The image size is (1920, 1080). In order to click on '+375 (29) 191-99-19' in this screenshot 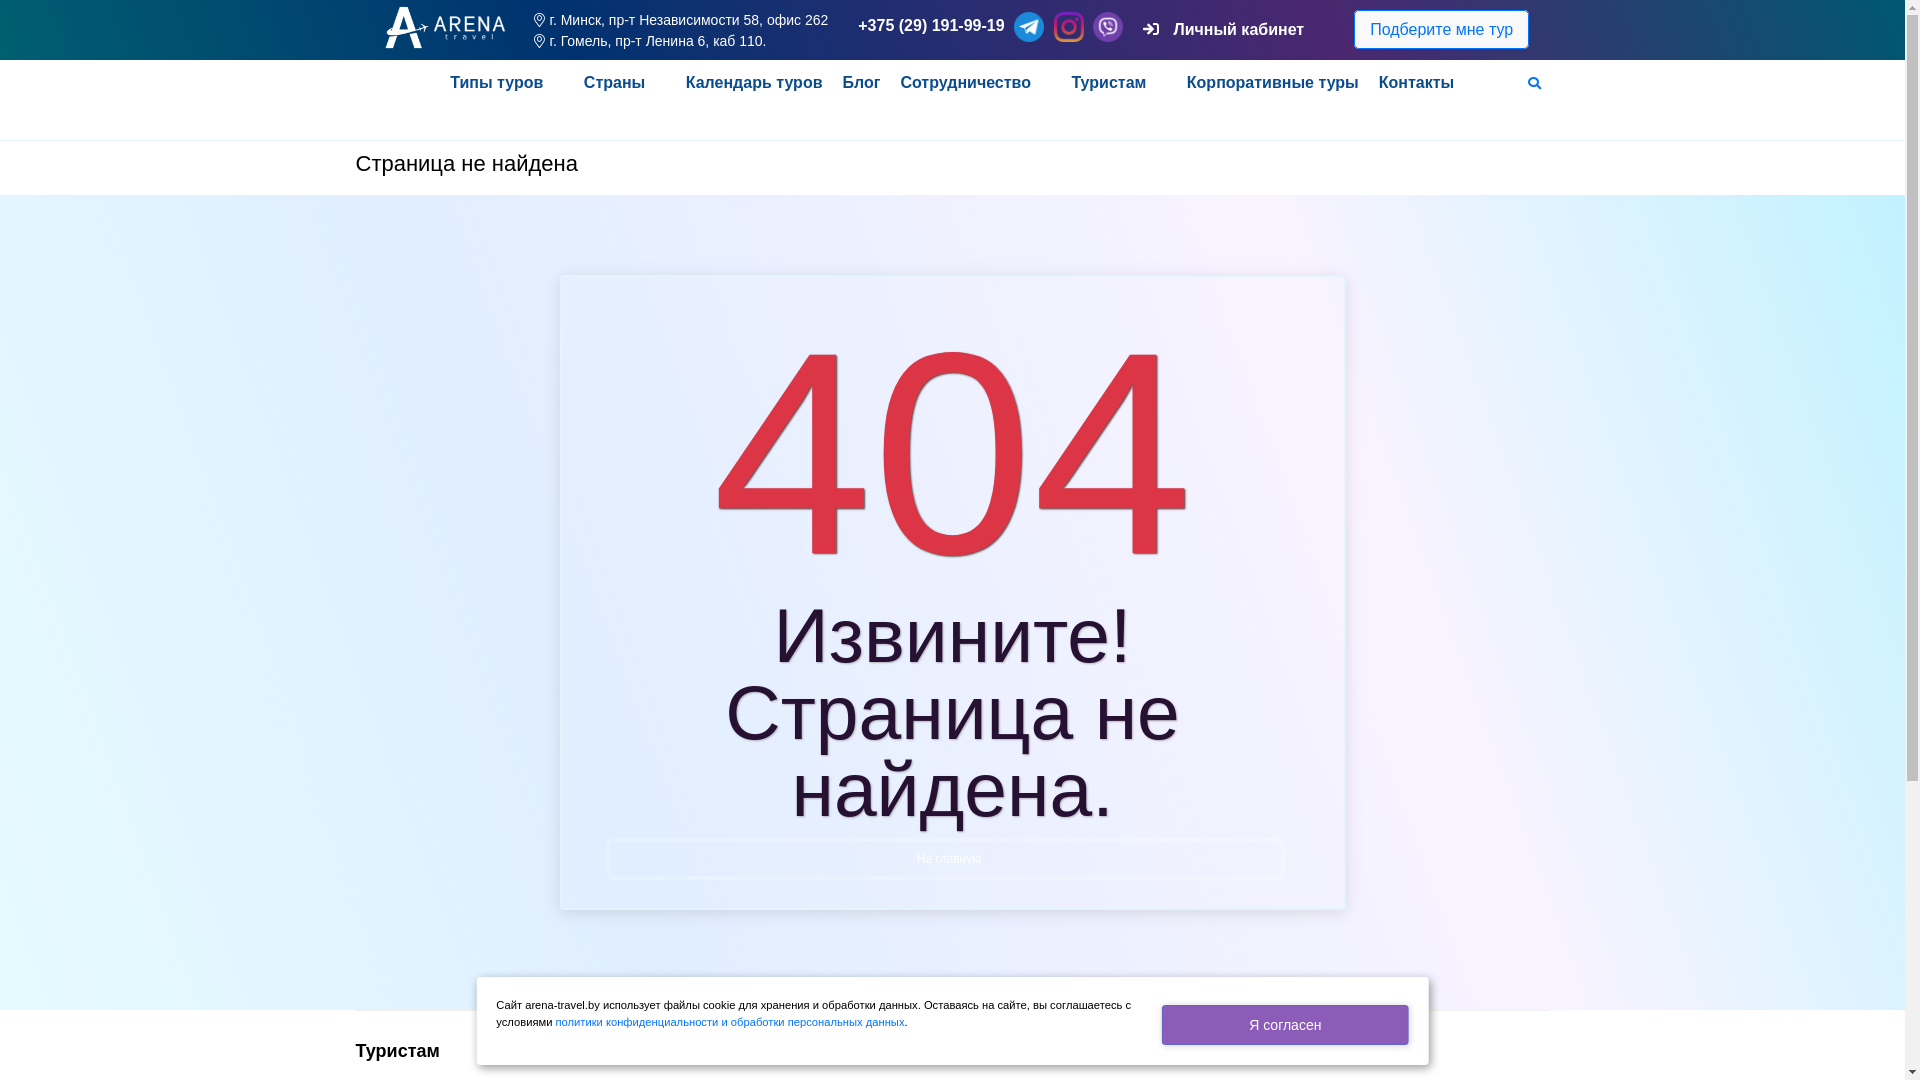, I will do `click(930, 25)`.